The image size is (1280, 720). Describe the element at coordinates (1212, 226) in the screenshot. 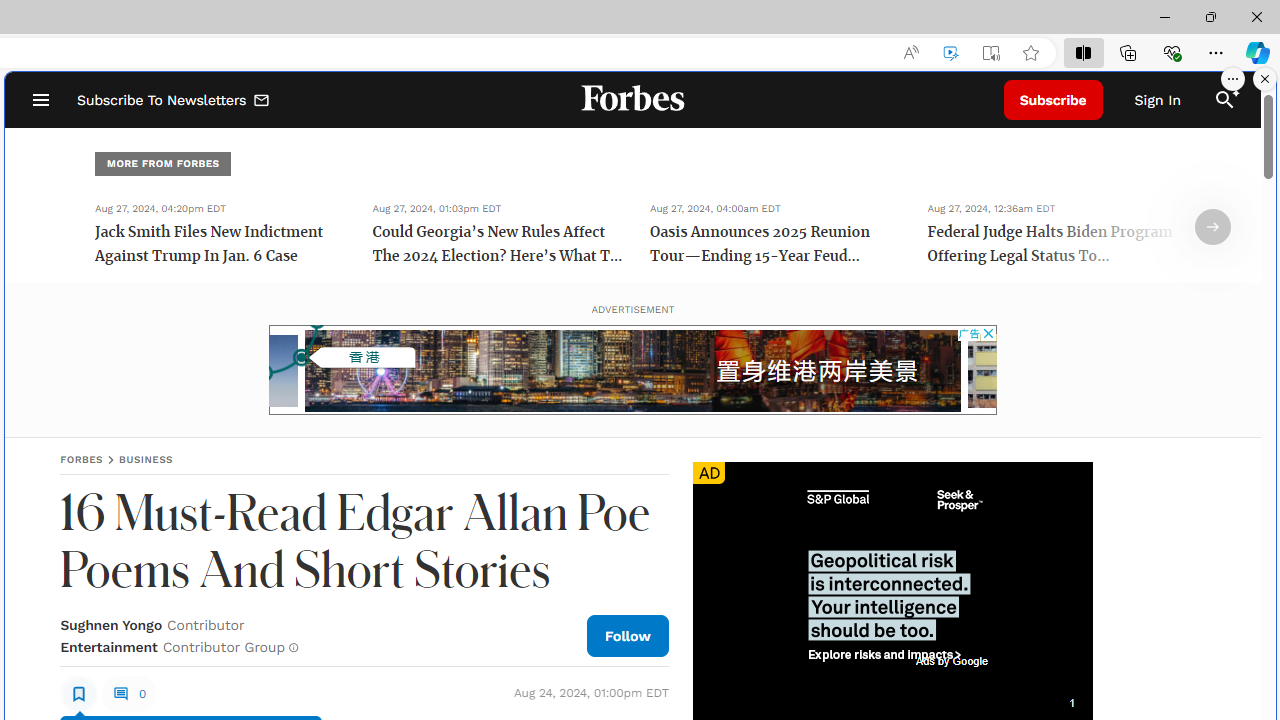

I see `'Arrow Right'` at that location.